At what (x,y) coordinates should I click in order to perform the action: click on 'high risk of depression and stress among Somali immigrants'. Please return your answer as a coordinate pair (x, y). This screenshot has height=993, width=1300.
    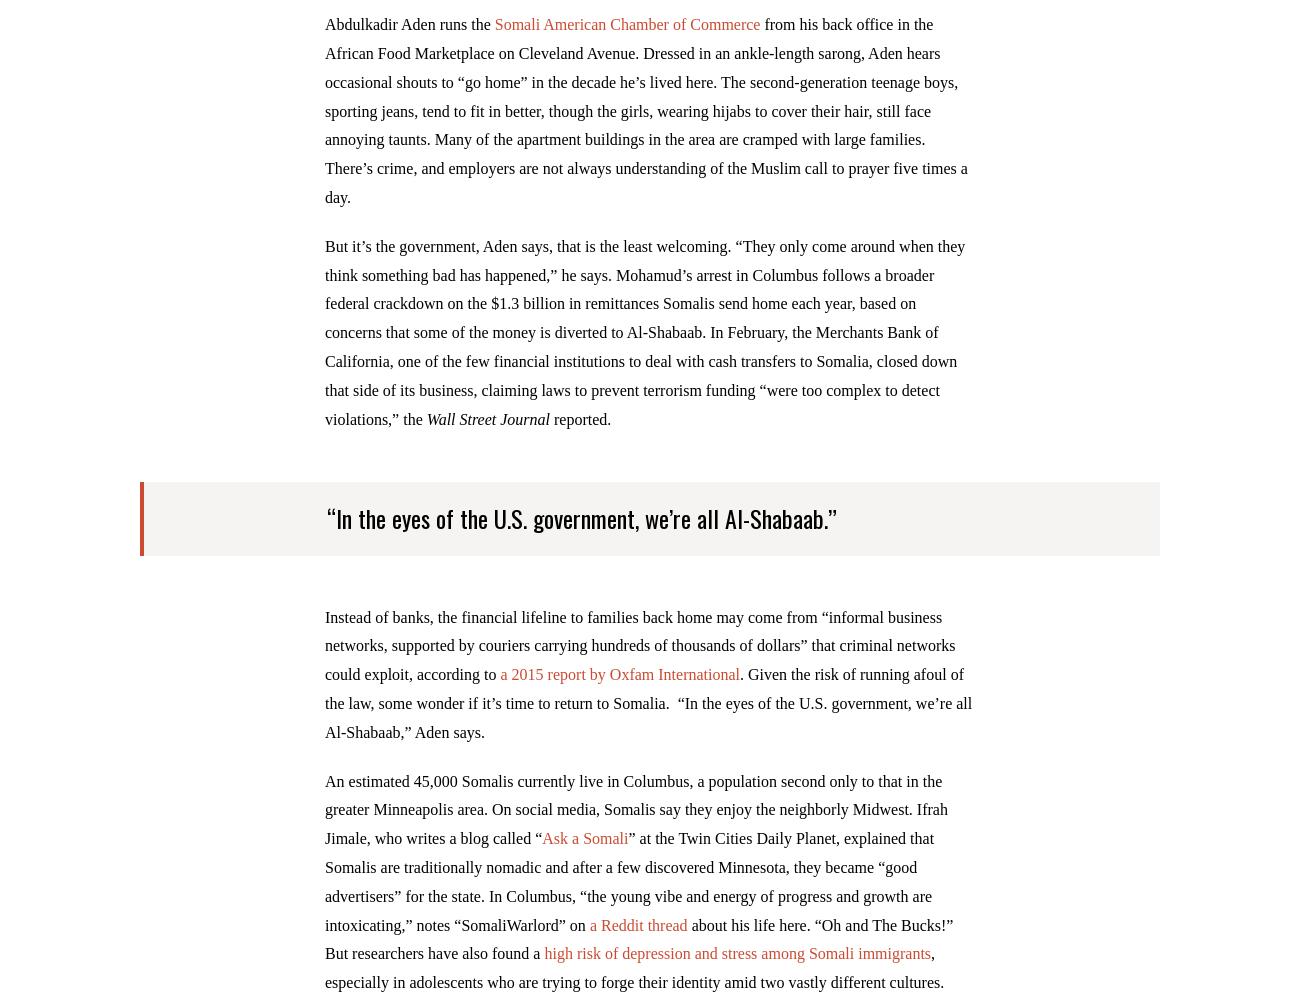
    Looking at the image, I should click on (737, 967).